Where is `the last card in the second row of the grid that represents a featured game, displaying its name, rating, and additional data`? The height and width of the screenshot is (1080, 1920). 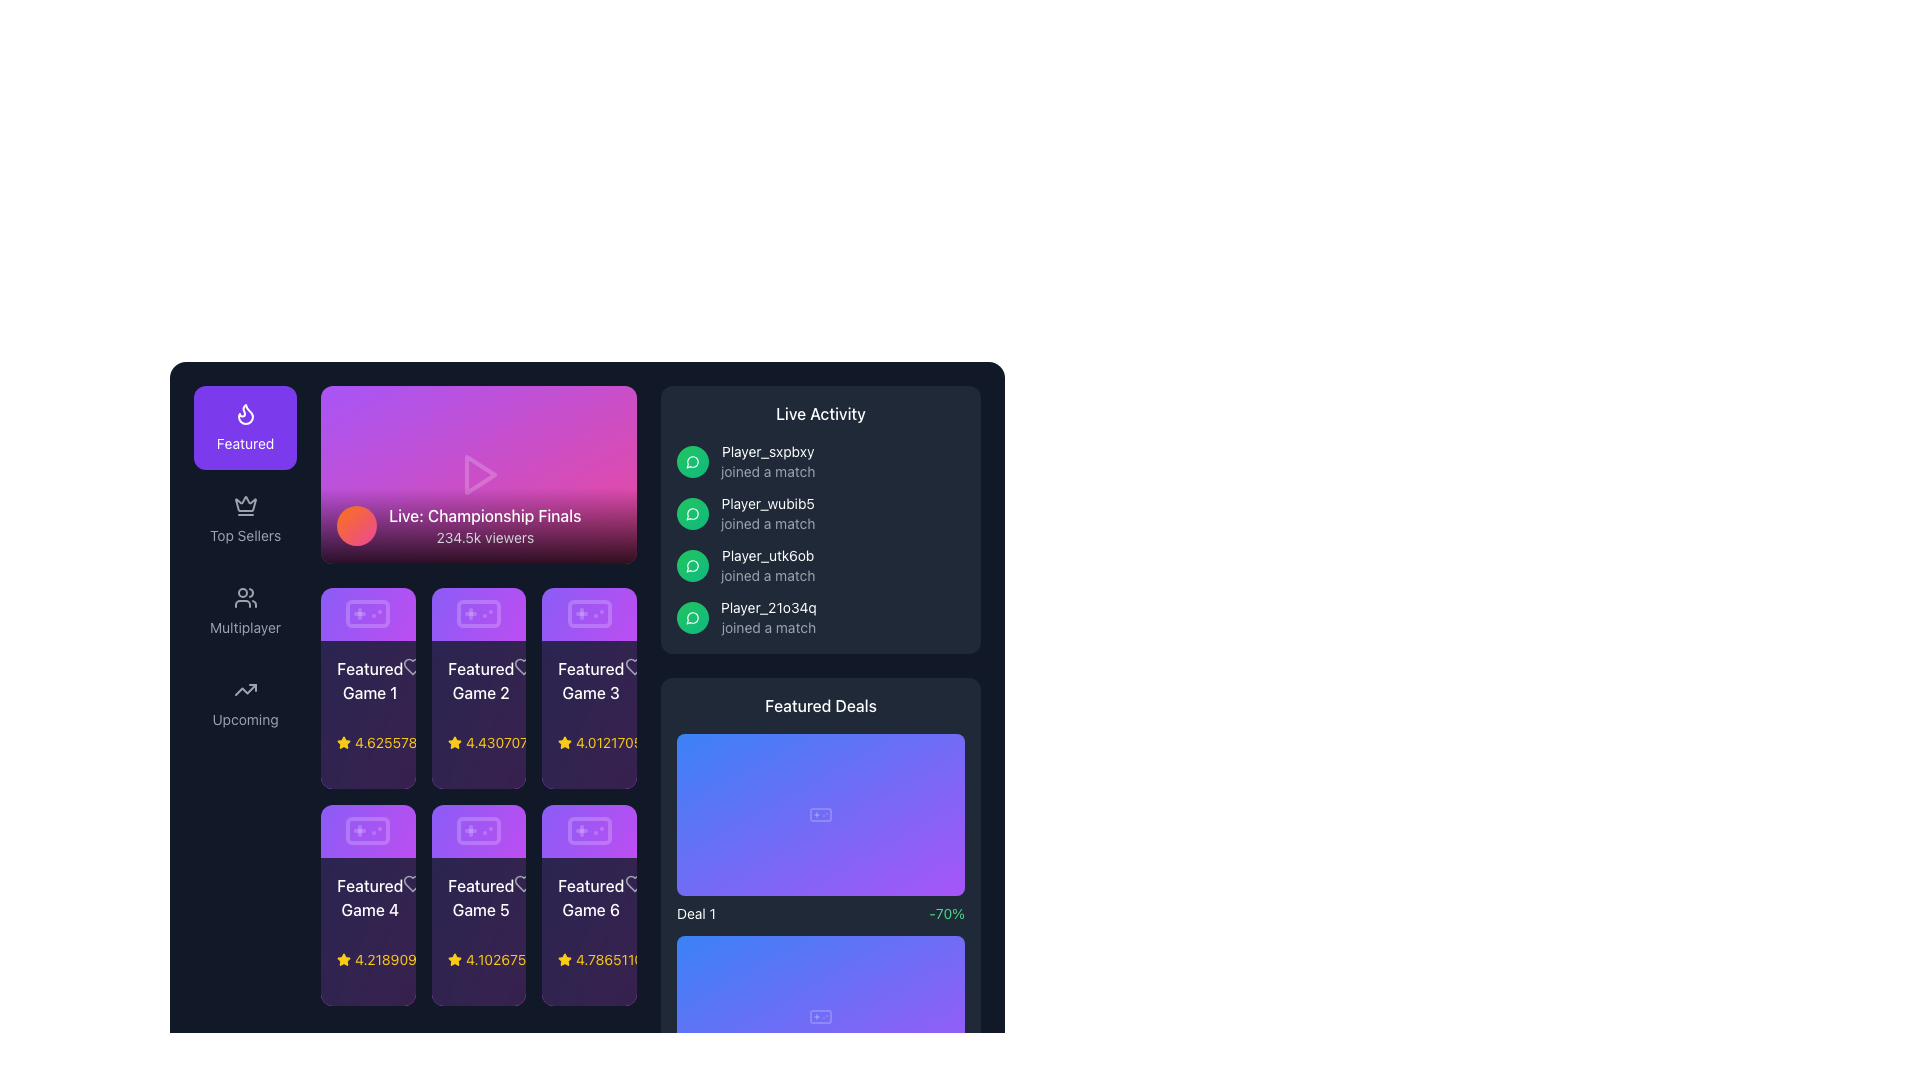
the last card in the second row of the grid that represents a featured game, displaying its name, rating, and additional data is located at coordinates (588, 905).